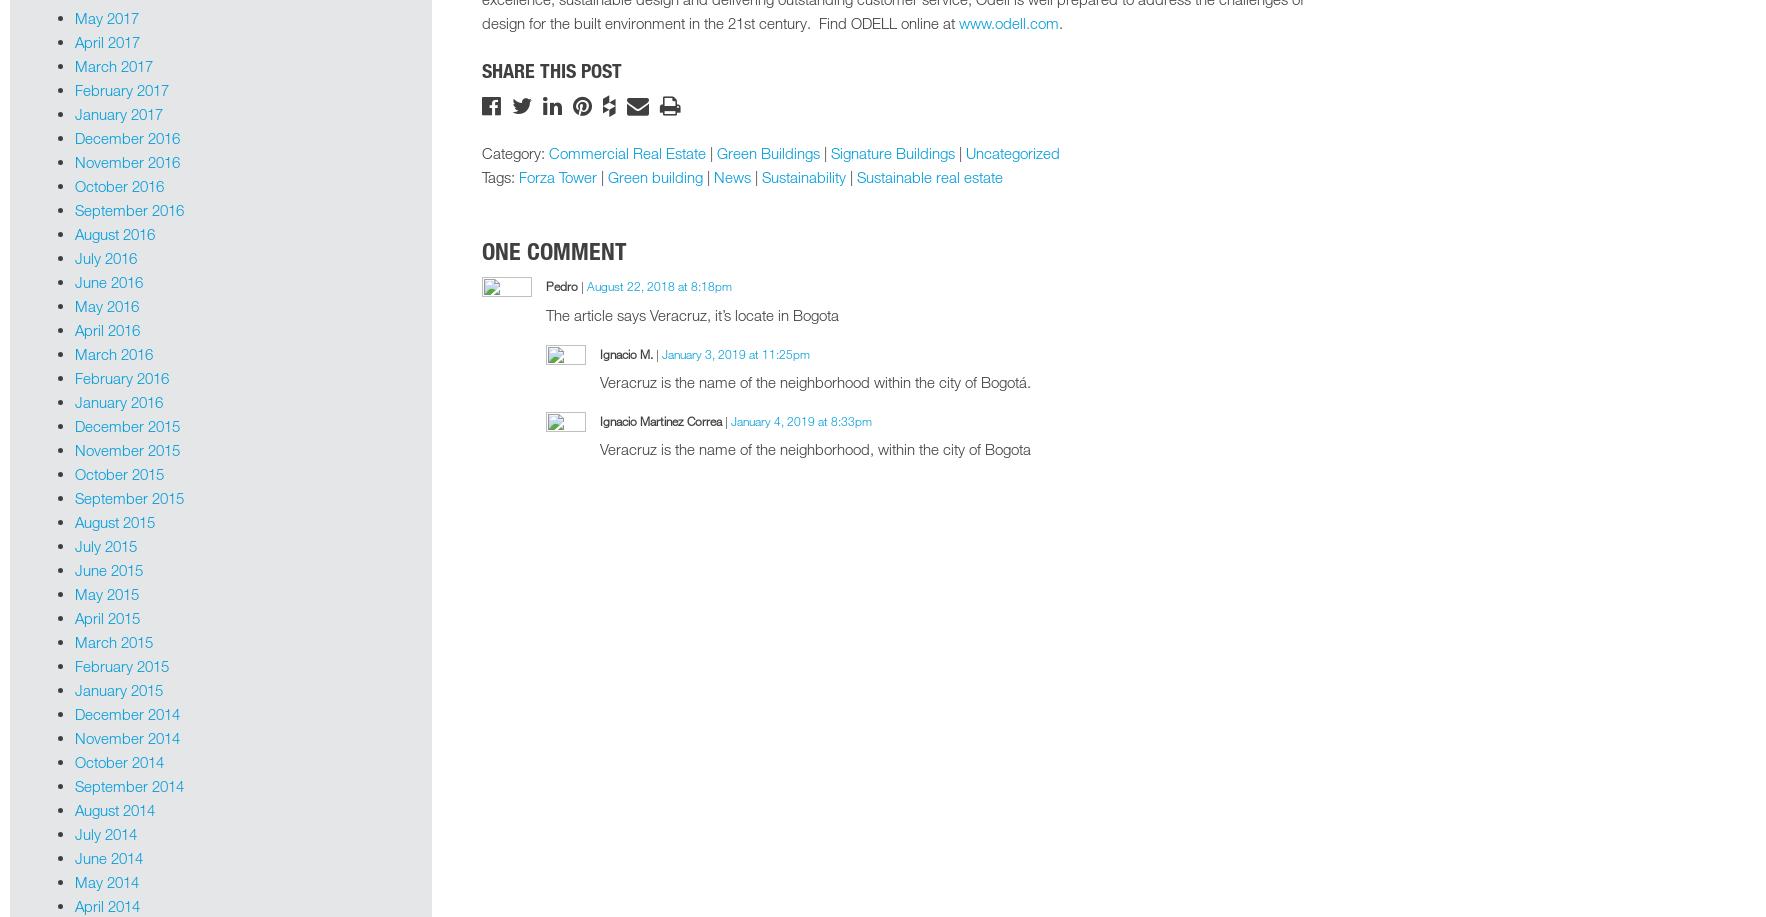 Image resolution: width=1766 pixels, height=917 pixels. Describe the element at coordinates (74, 328) in the screenshot. I see `'April 2016'` at that location.